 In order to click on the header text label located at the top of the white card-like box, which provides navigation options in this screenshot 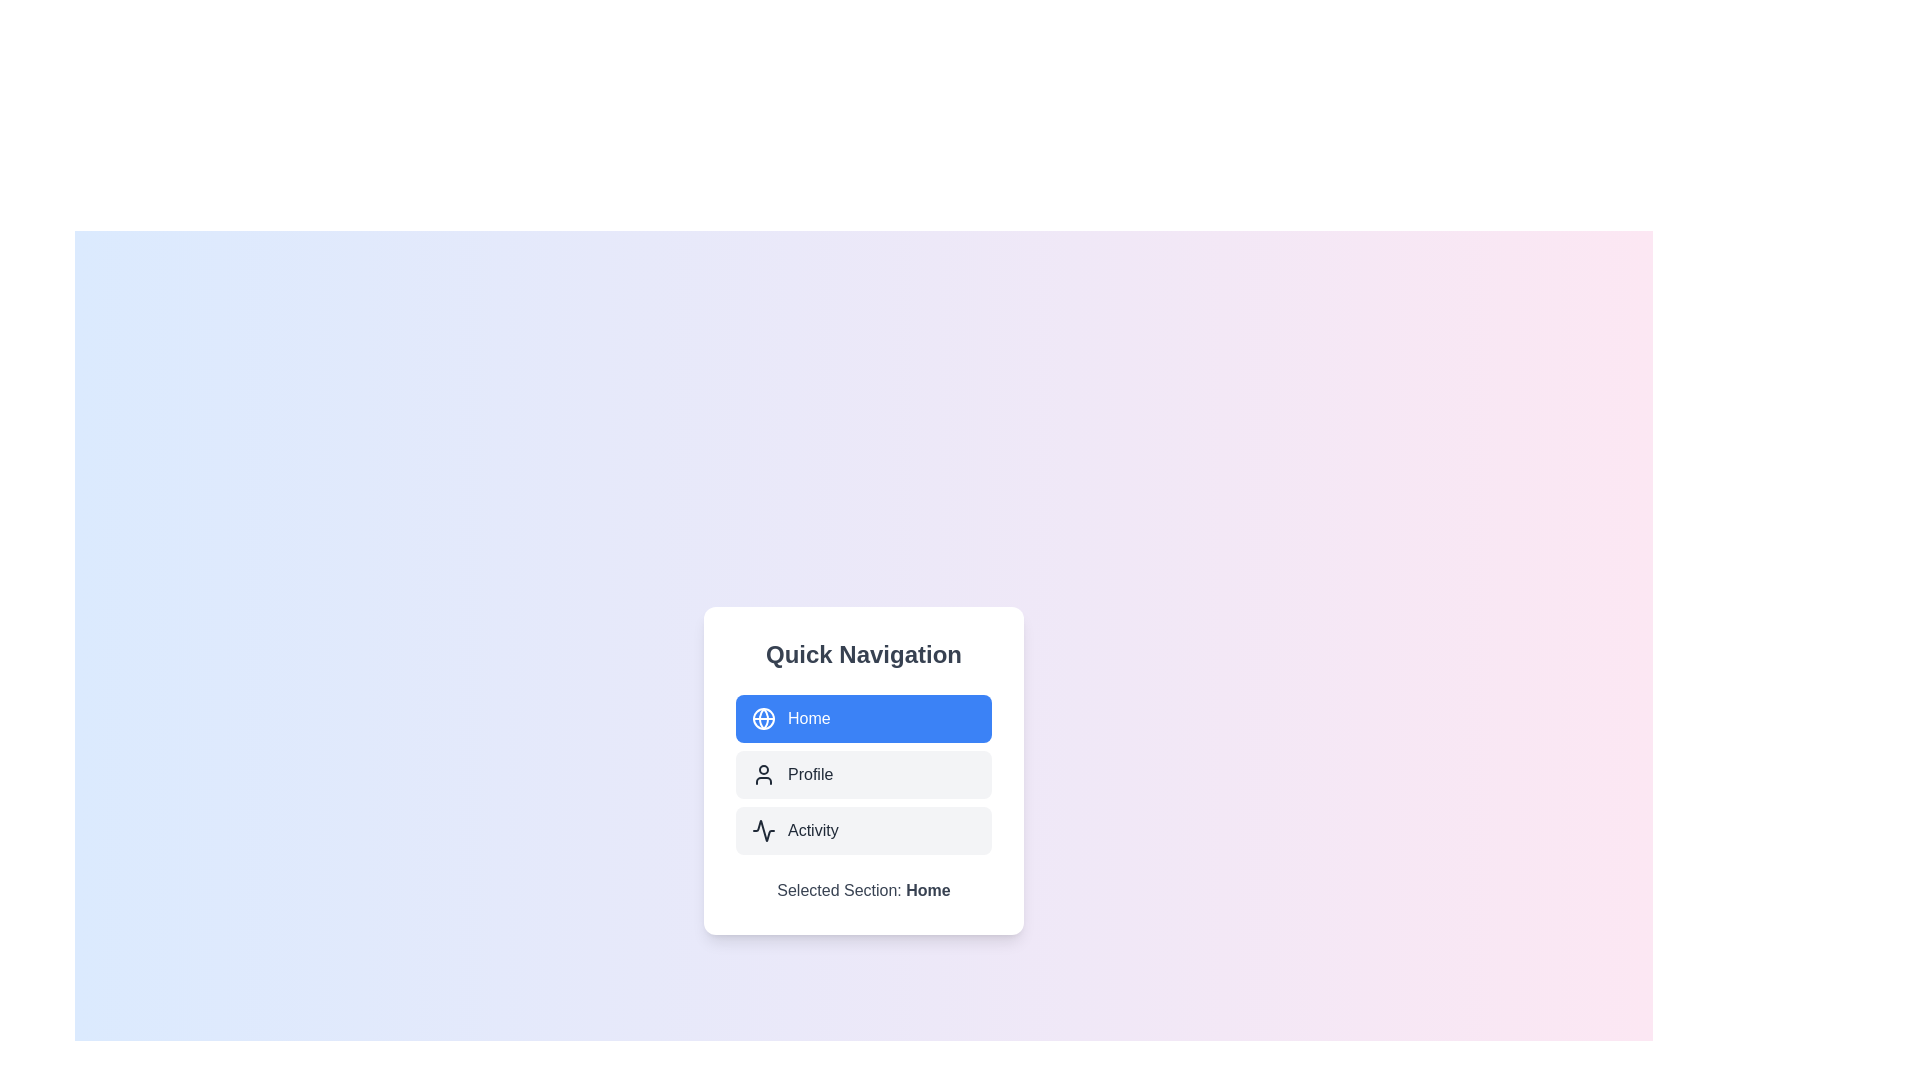, I will do `click(864, 655)`.